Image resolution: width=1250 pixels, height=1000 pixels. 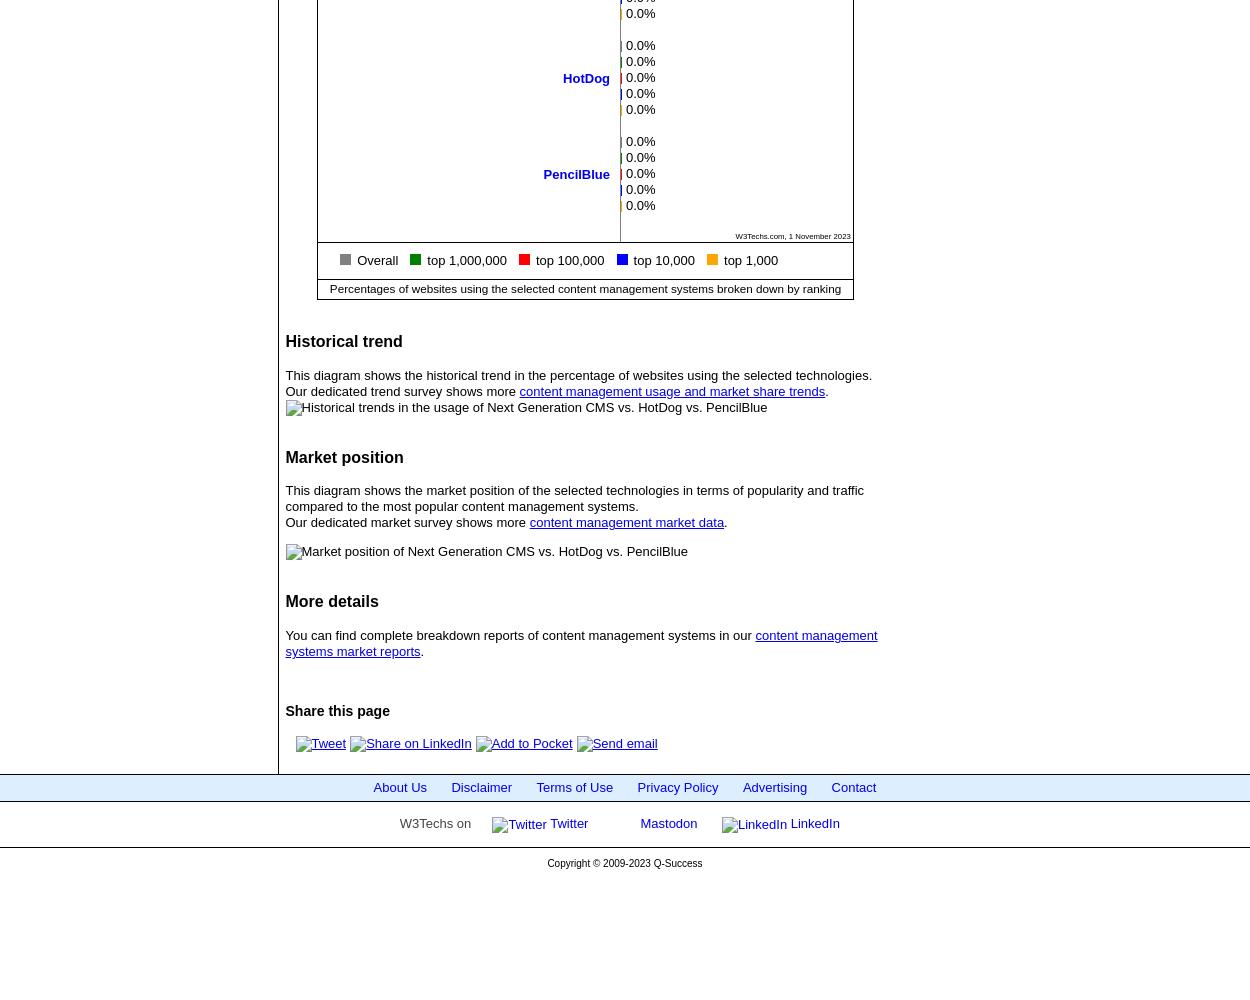 What do you see at coordinates (751, 259) in the screenshot?
I see `'top 1,000'` at bounding box center [751, 259].